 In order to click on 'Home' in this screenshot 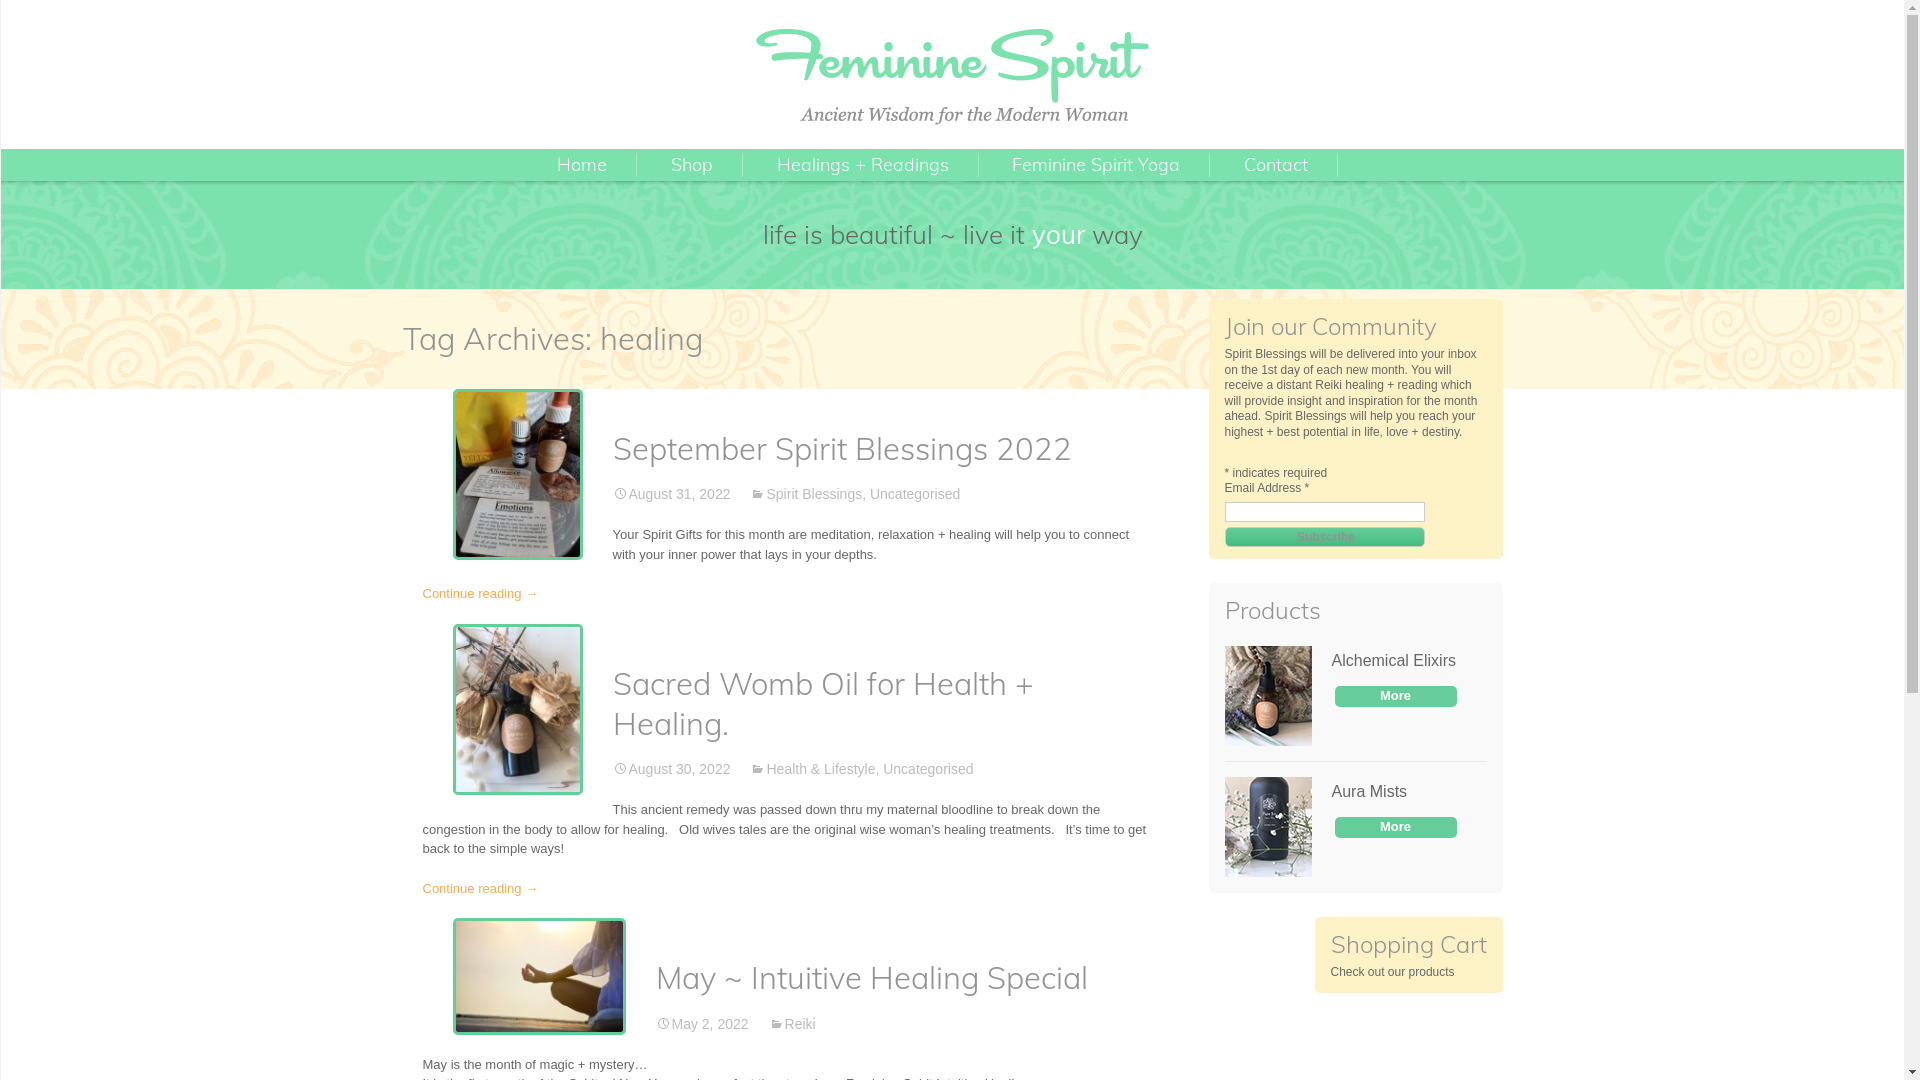, I will do `click(580, 164)`.